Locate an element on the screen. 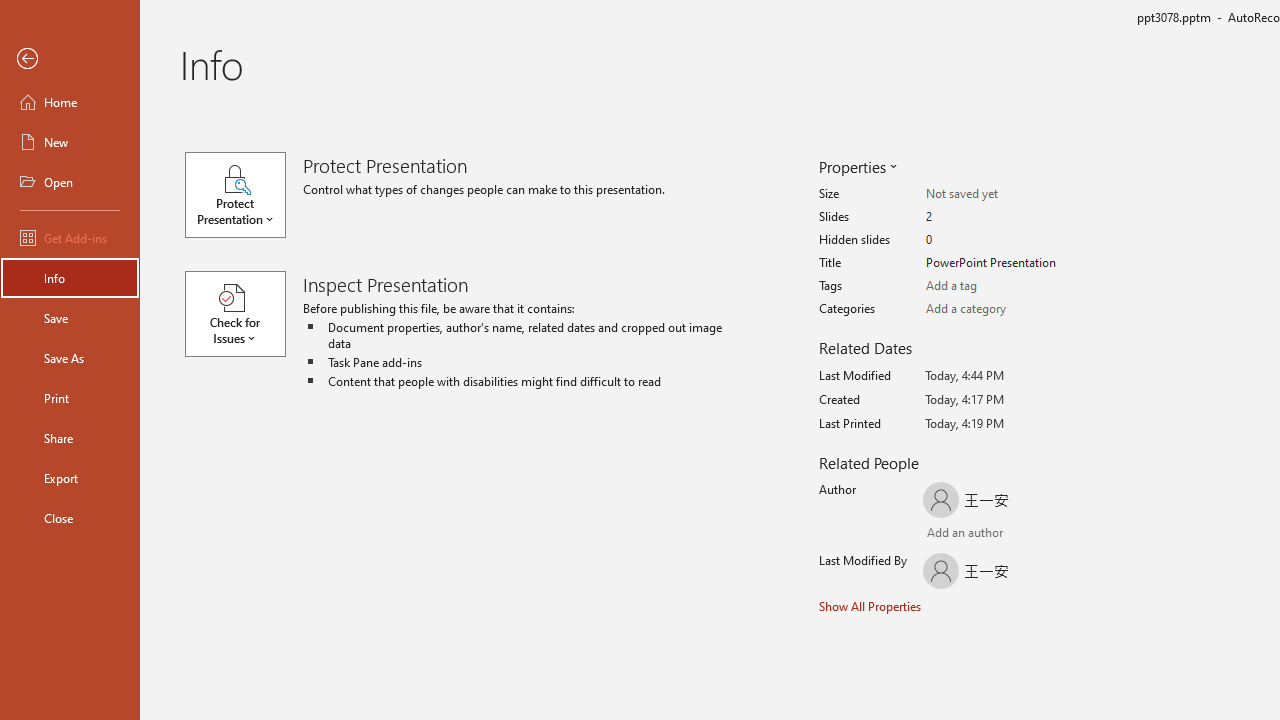 The height and width of the screenshot is (720, 1280). 'Info' is located at coordinates (69, 277).